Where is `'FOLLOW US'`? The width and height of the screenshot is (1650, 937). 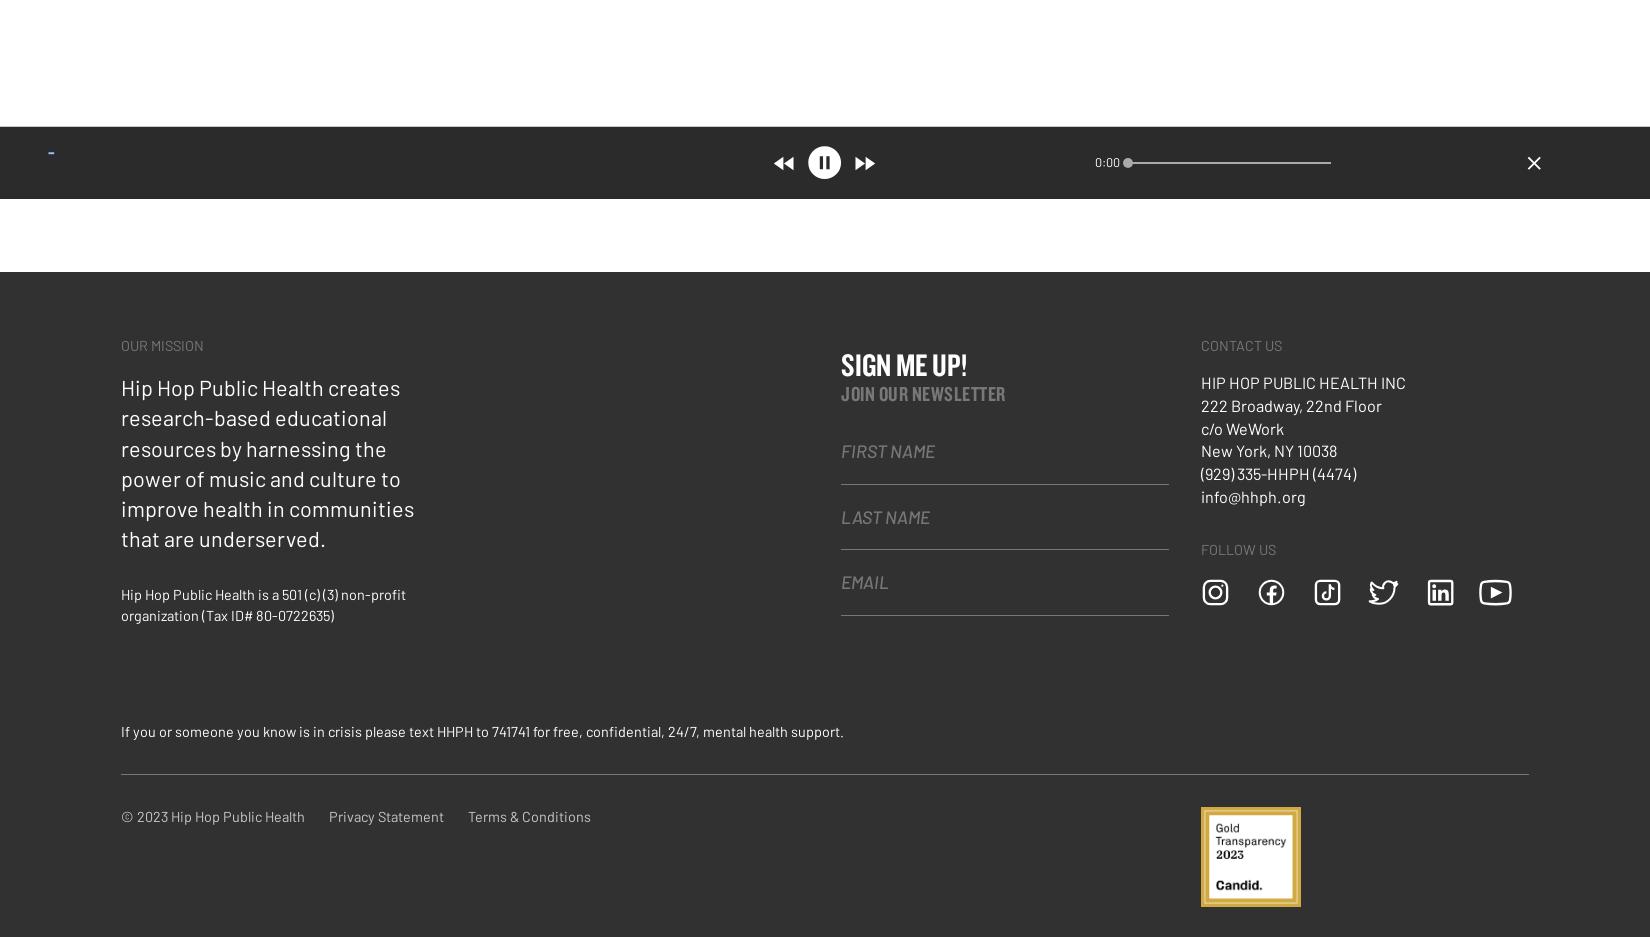 'FOLLOW US' is located at coordinates (1238, 549).